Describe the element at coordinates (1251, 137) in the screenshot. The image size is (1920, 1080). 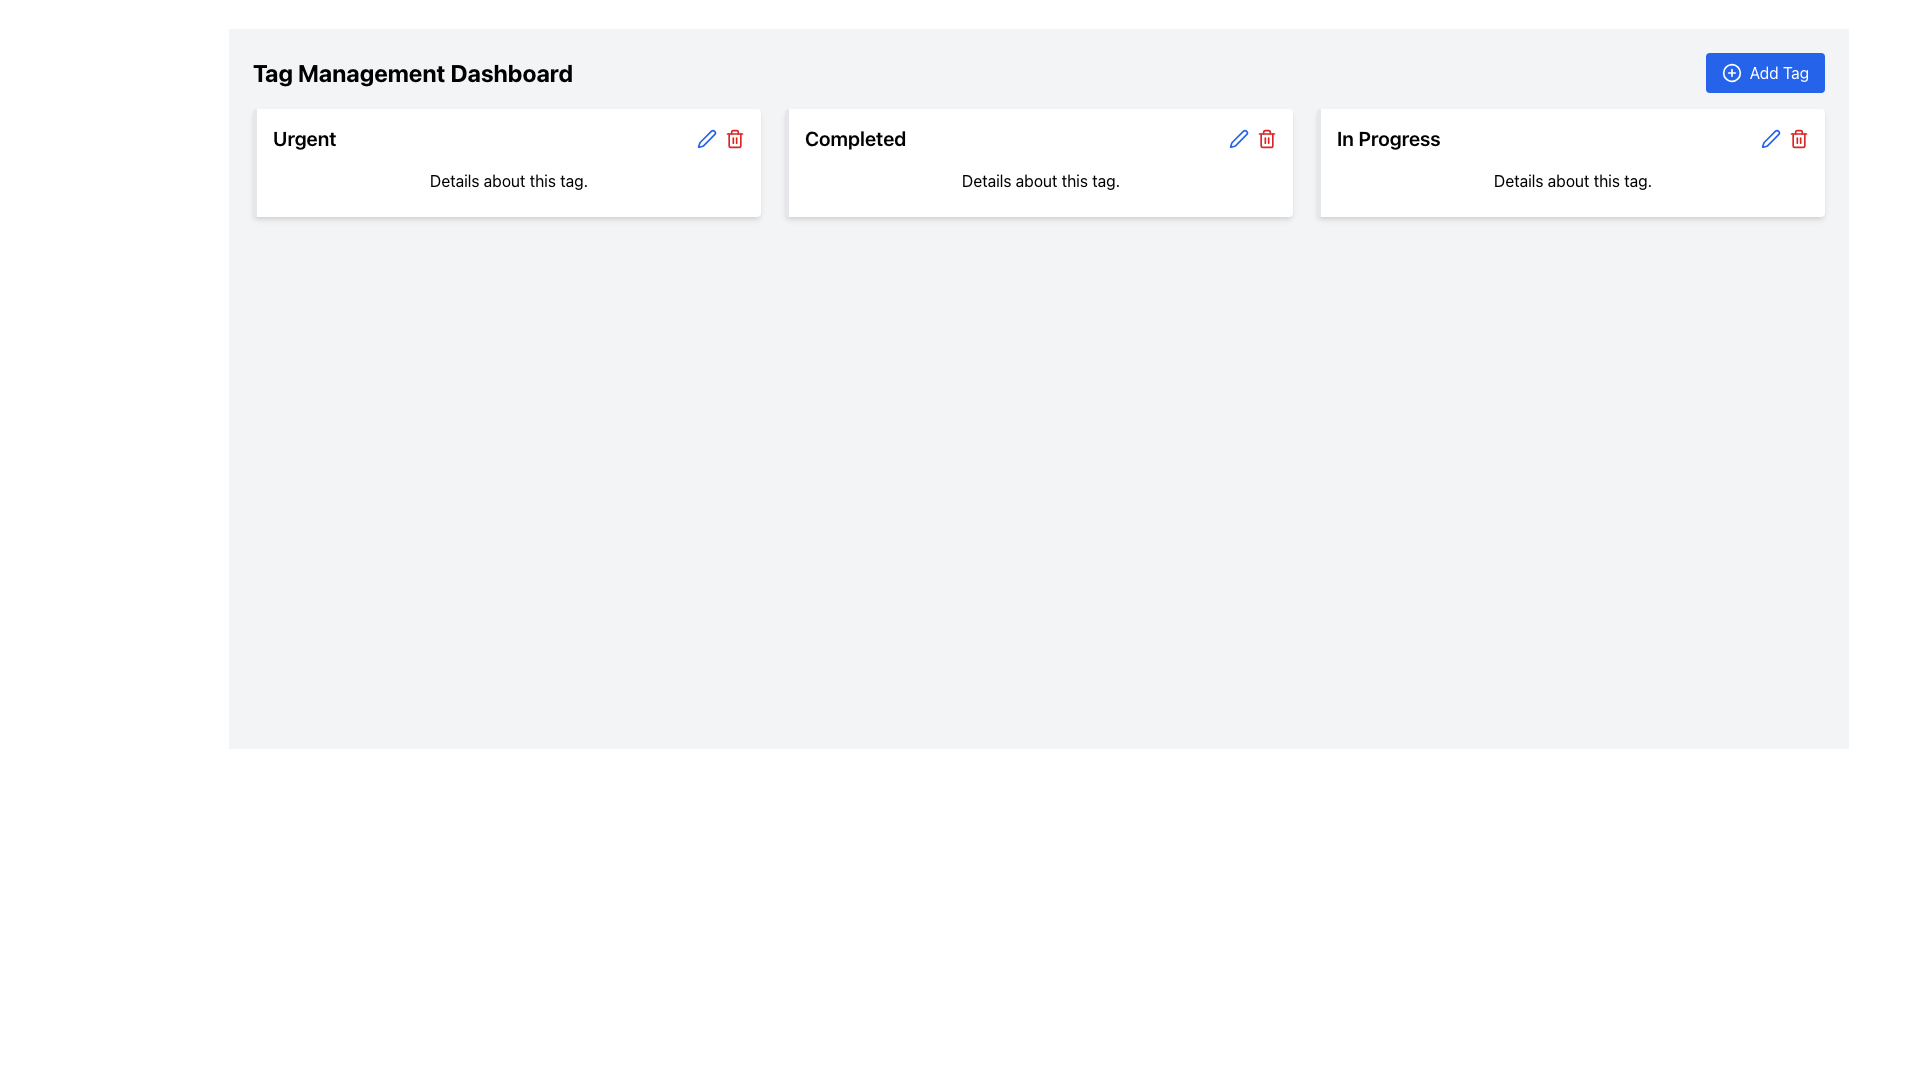
I see `the red trash can icon in the action set located in the top right corner of the 'Completed' item card` at that location.